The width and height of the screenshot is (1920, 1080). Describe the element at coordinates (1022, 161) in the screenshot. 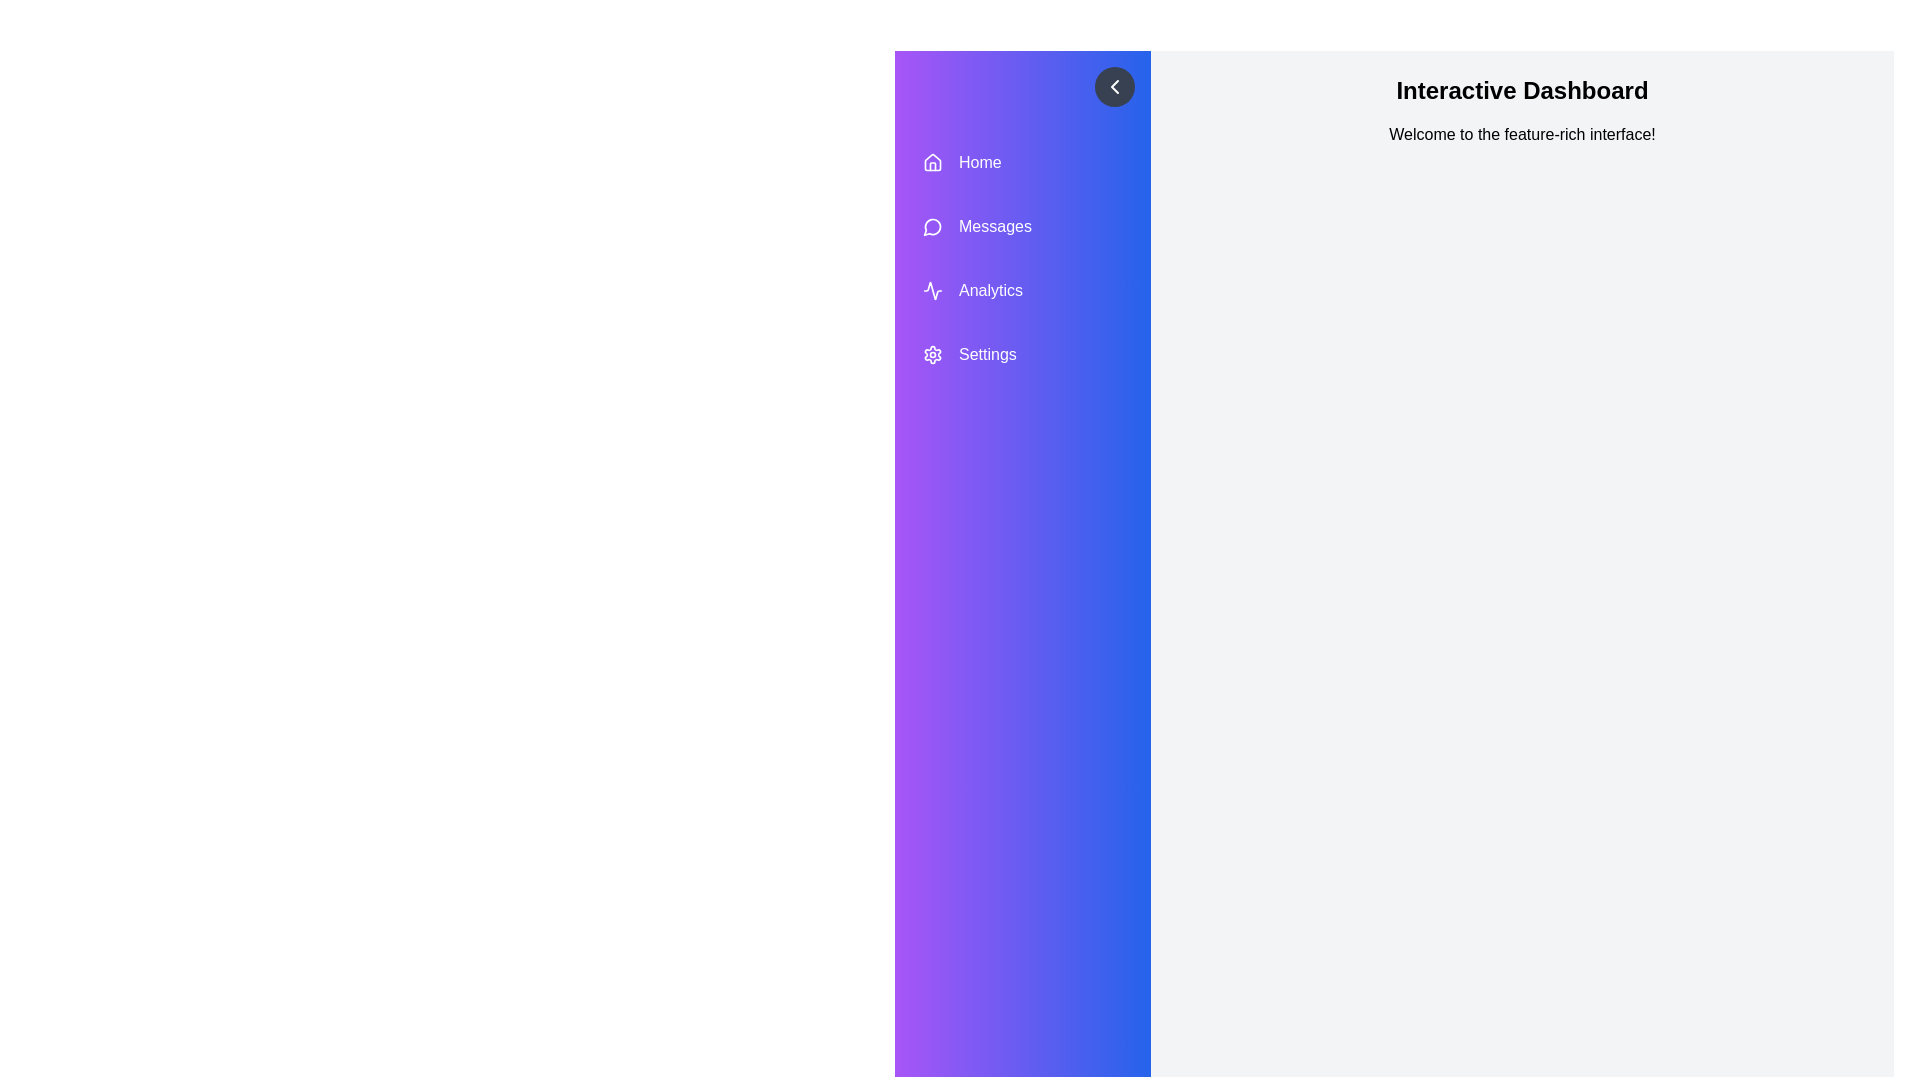

I see `the menu item labeled Home` at that location.